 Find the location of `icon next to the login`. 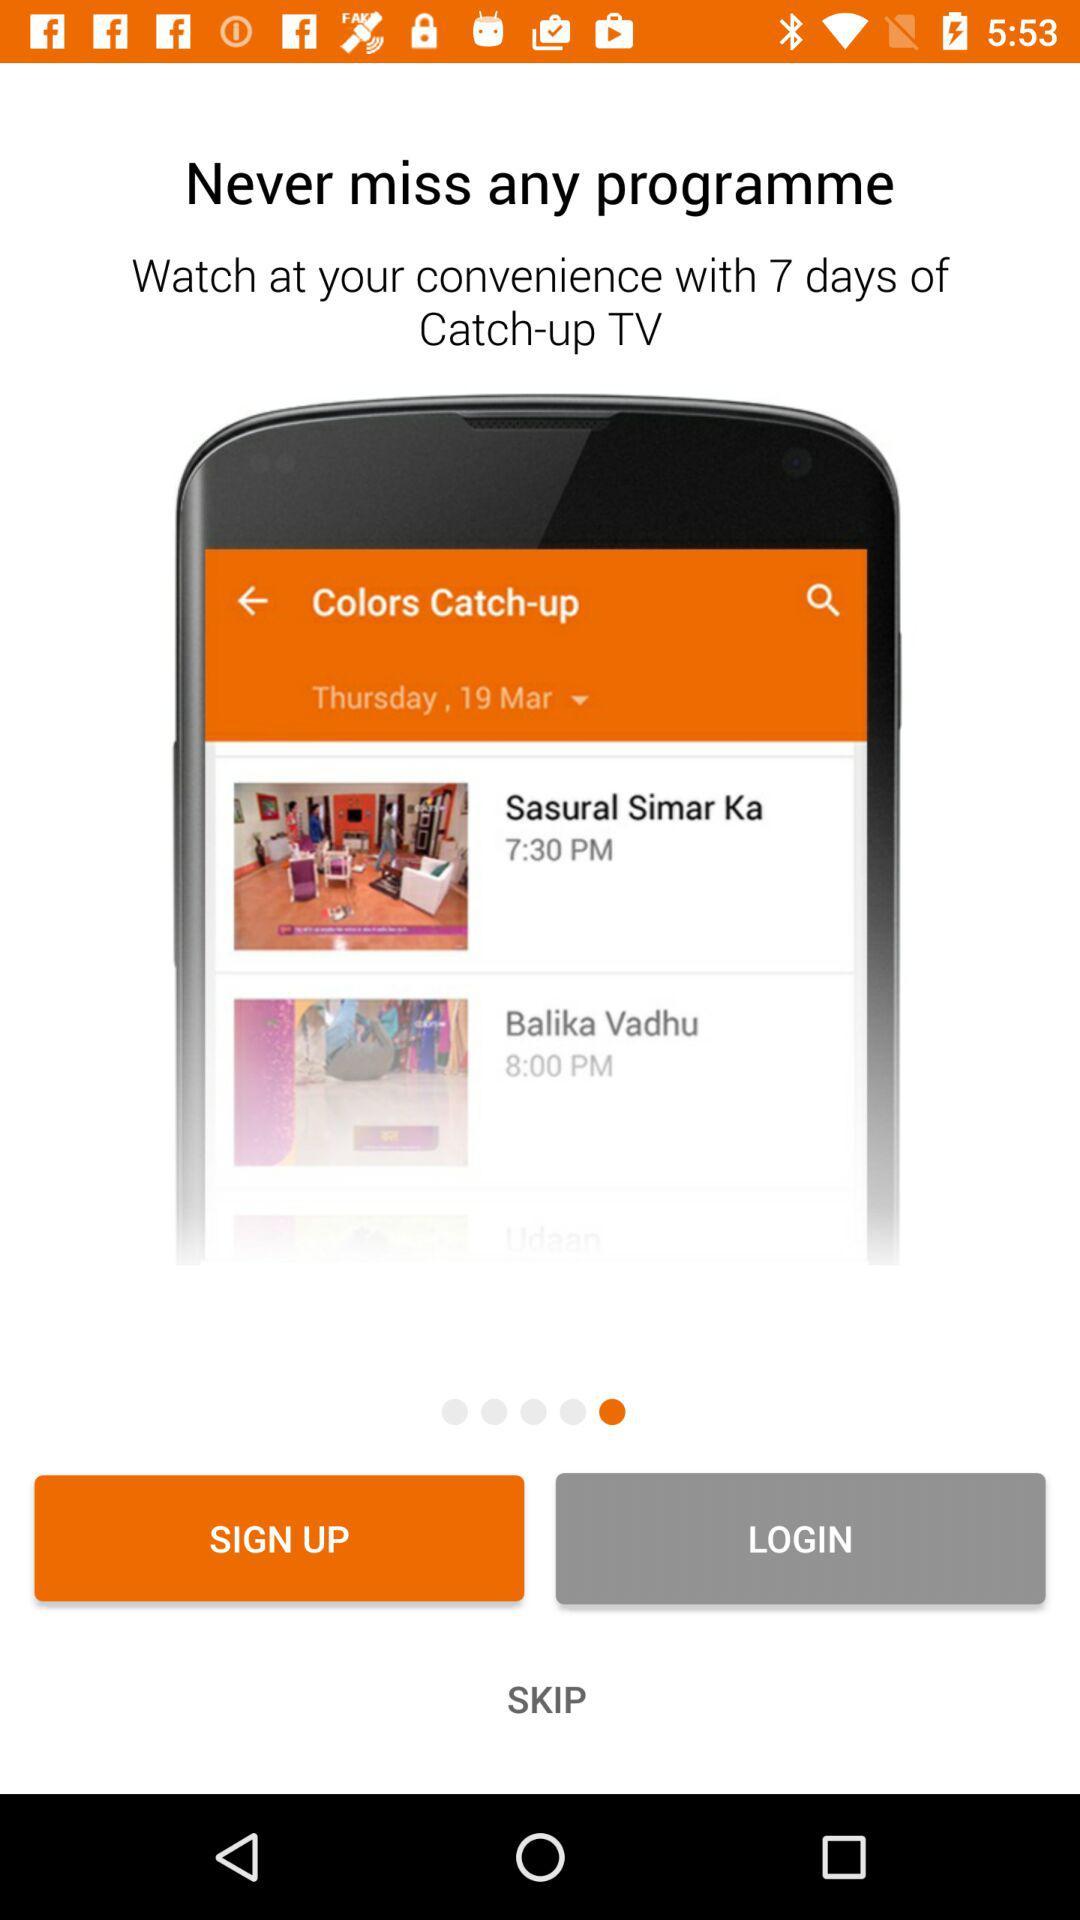

icon next to the login is located at coordinates (279, 1537).